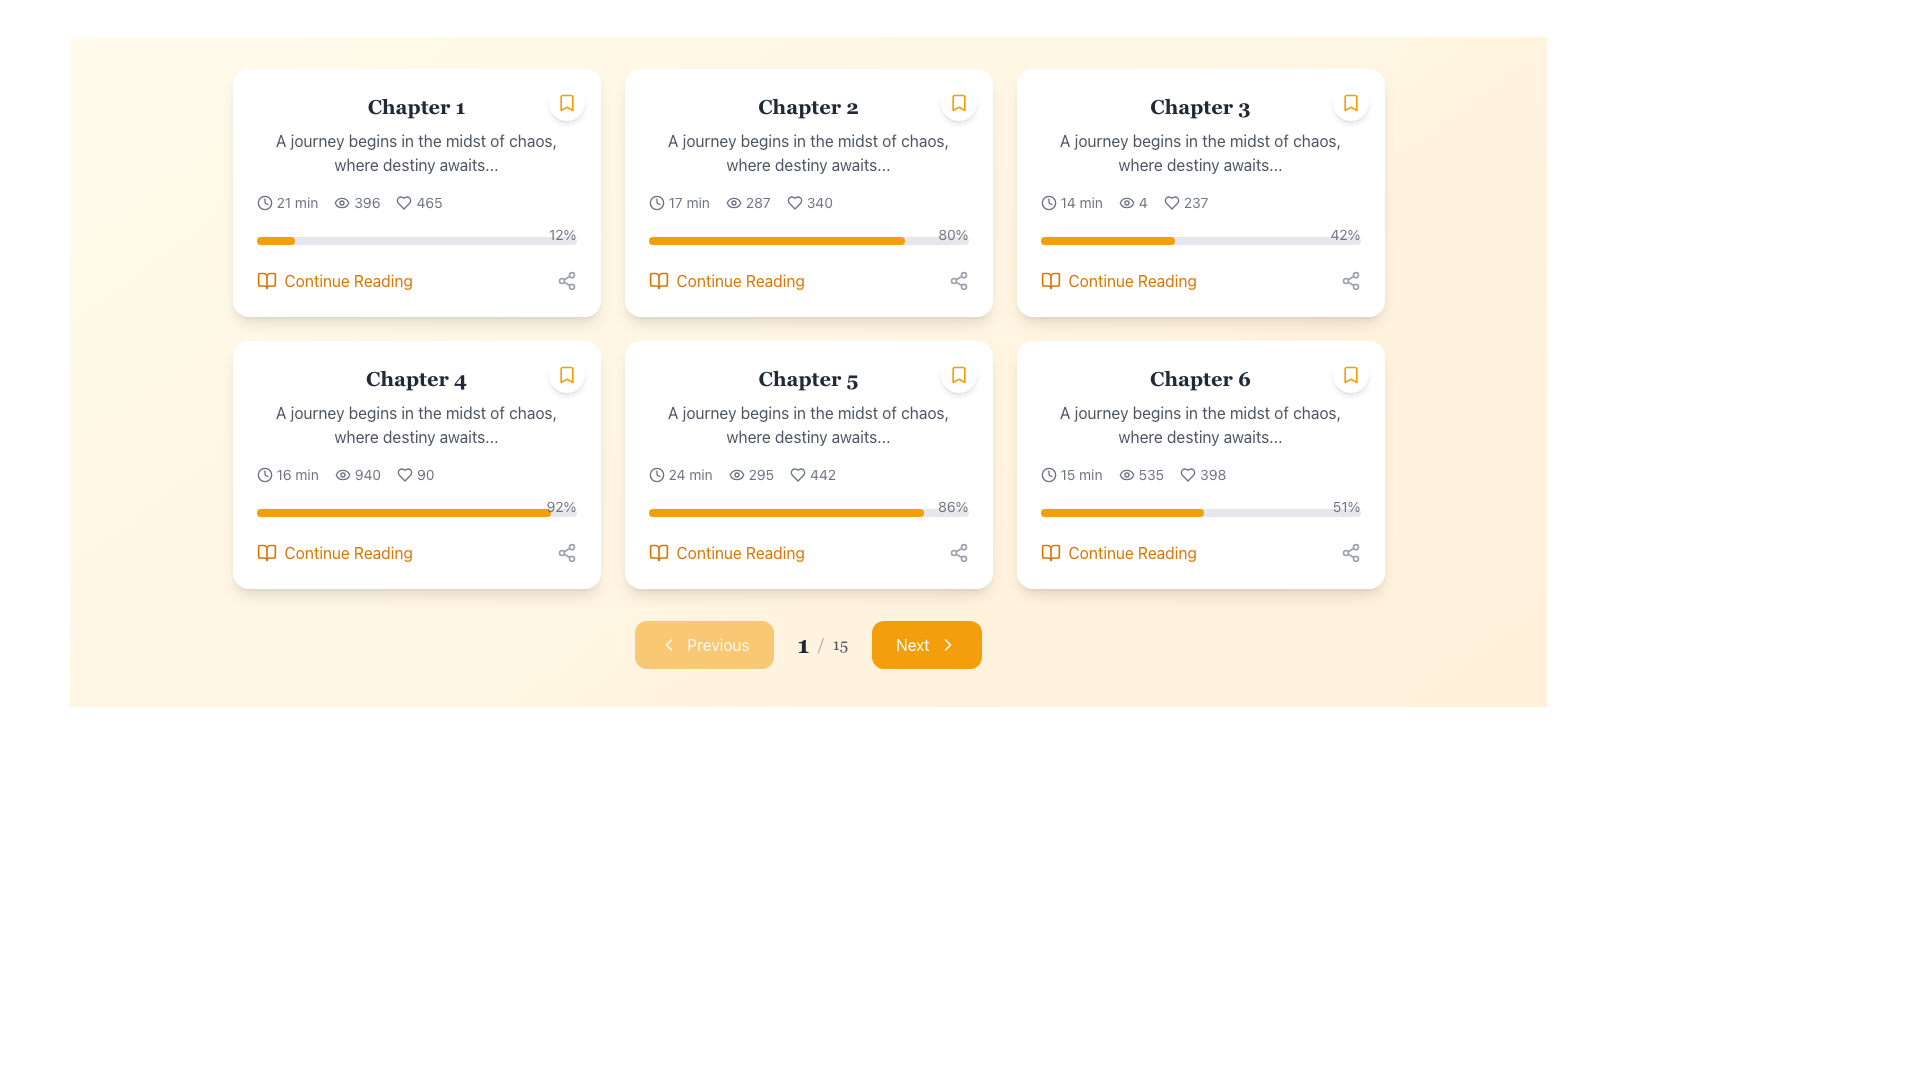 Image resolution: width=1920 pixels, height=1080 pixels. I want to click on like count displayed in the 'Chapter 1' card, which is located in the second row of the center section, aligned with the heart icon showing '465', so click(428, 203).